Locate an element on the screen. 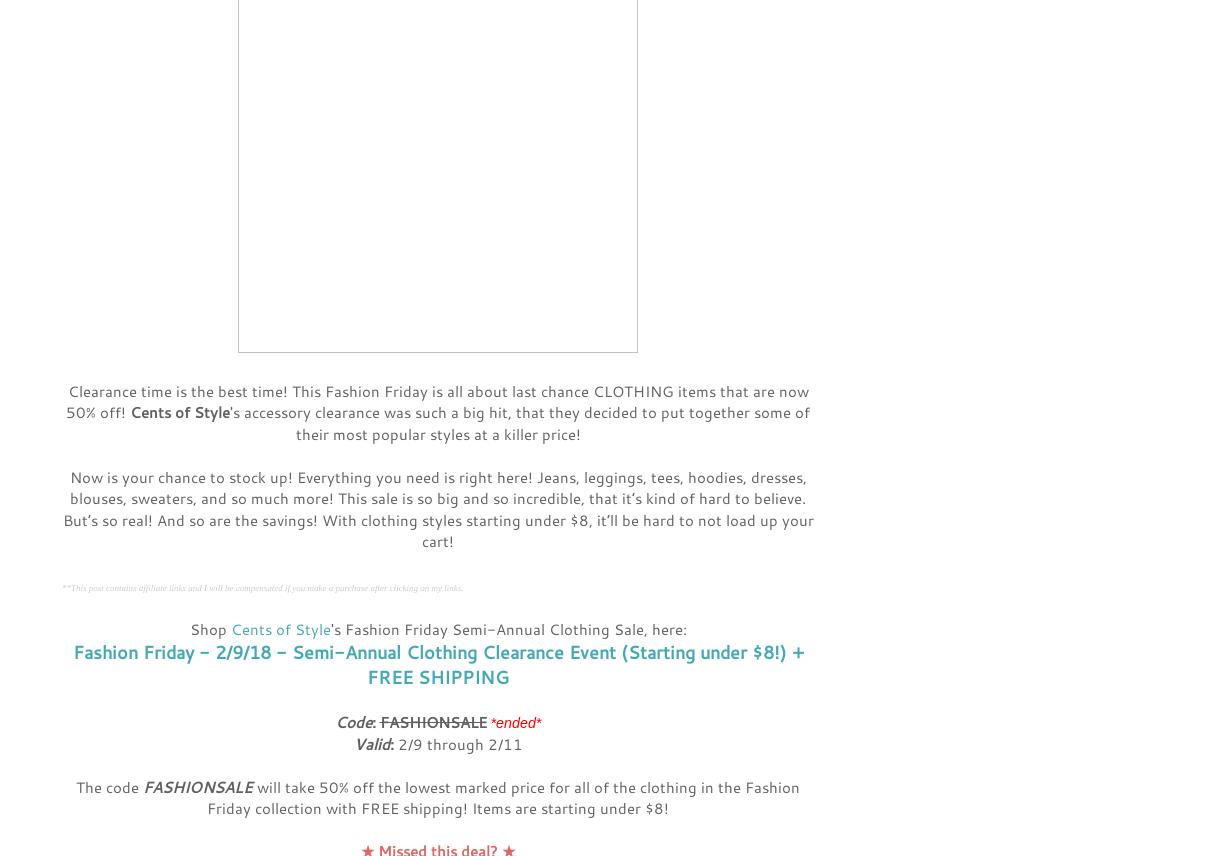 This screenshot has height=856, width=1228. 'The code' is located at coordinates (109, 785).